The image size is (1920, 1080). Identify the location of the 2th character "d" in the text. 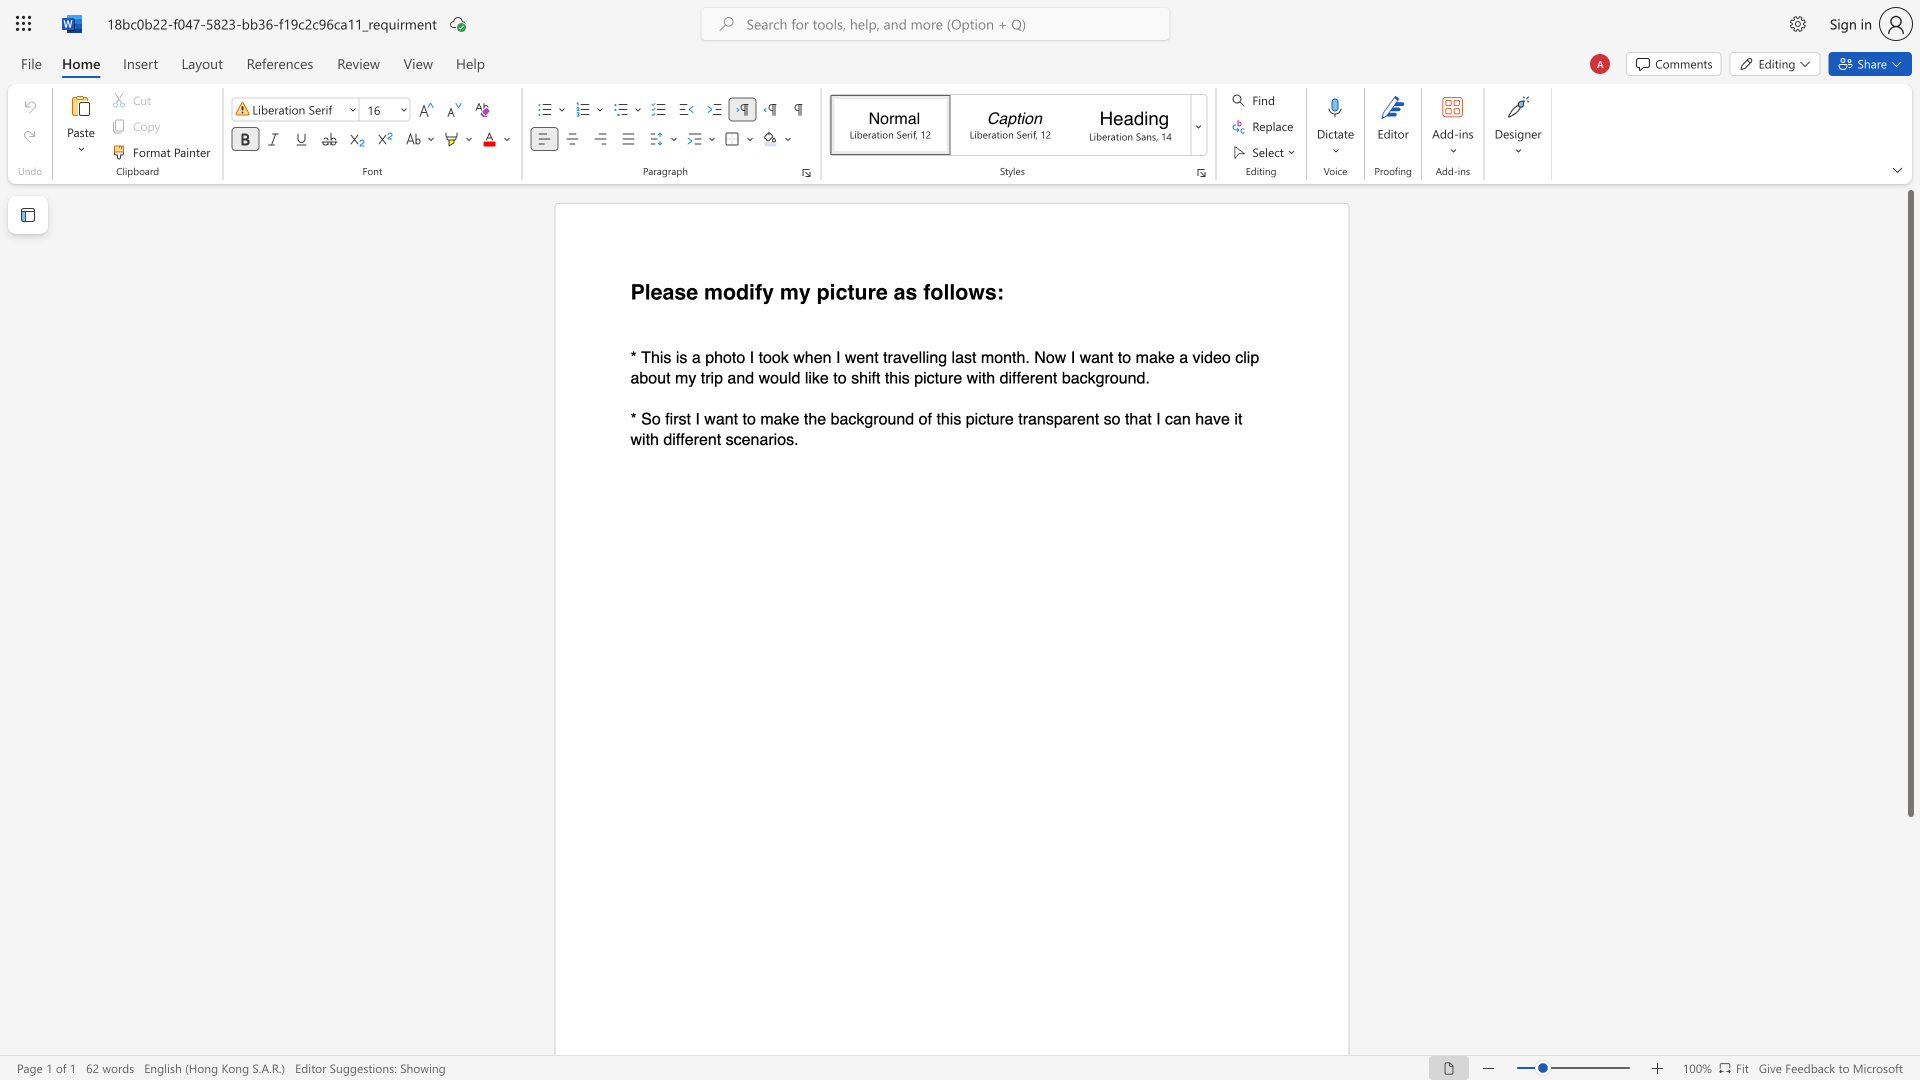
(748, 377).